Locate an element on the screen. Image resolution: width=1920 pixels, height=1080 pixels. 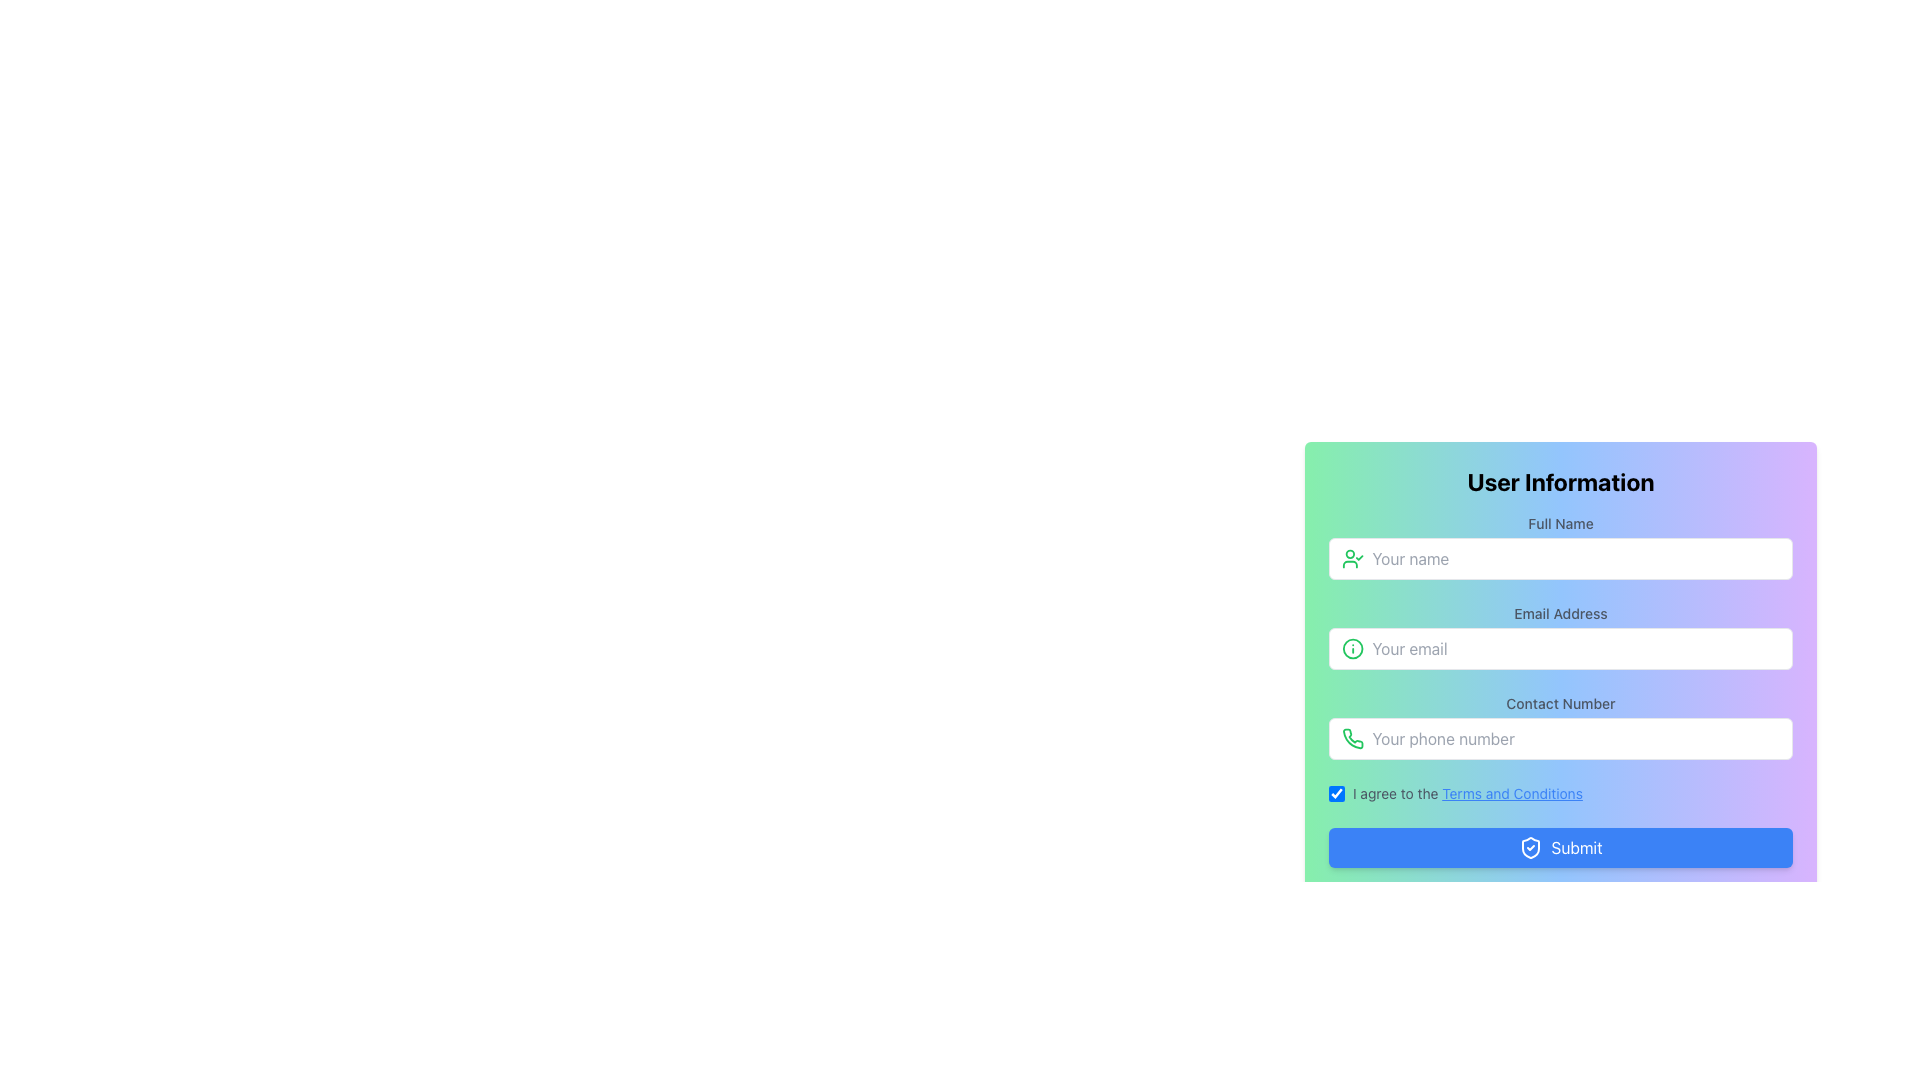
the checkbox is located at coordinates (1337, 793).